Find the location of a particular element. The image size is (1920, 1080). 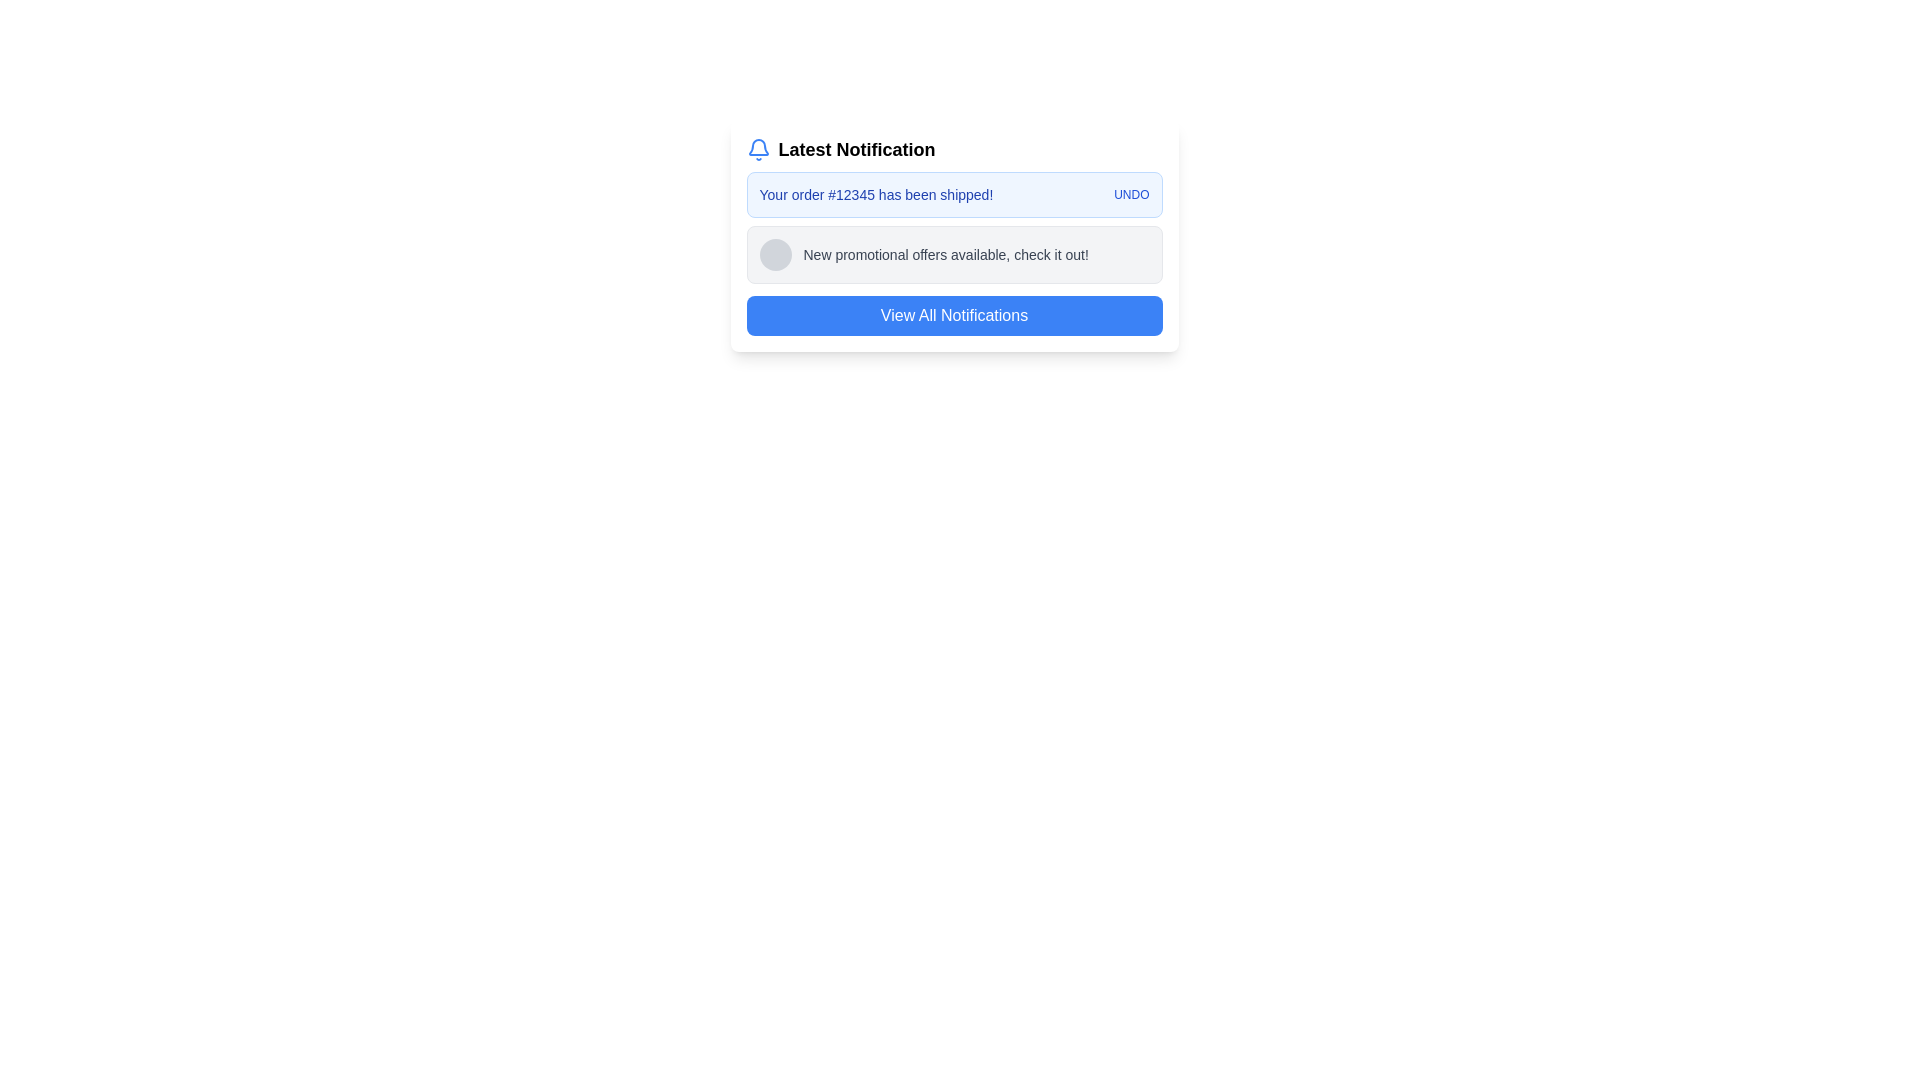

static text element displaying the message: 'New promotional offers available, check it out!' located within the notification card layout, positioned to the right of a circular gray icon is located at coordinates (945, 253).